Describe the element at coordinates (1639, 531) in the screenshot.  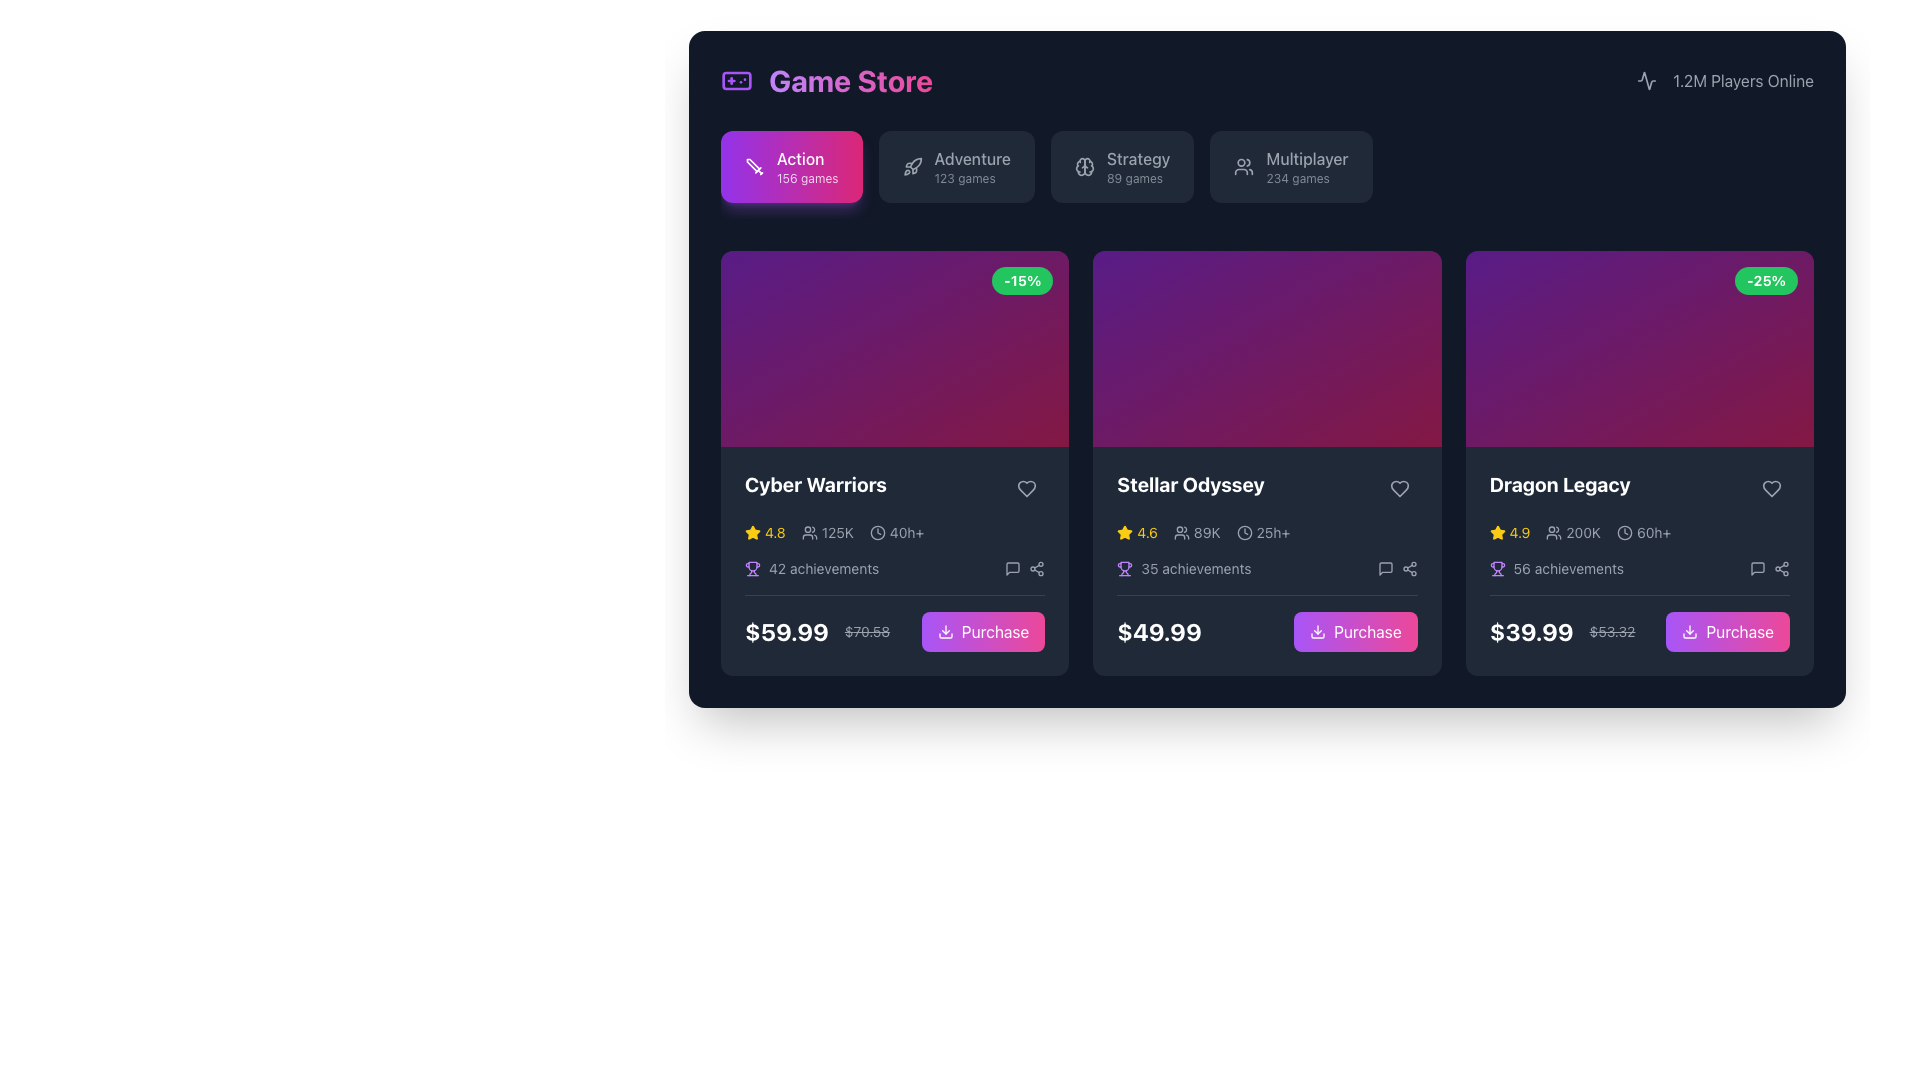
I see `the informational display with icons that shows the ratings, player count, and estimated playtime for the 'Dragon Legacy' game, positioned below its title and above the achievements counts` at that location.